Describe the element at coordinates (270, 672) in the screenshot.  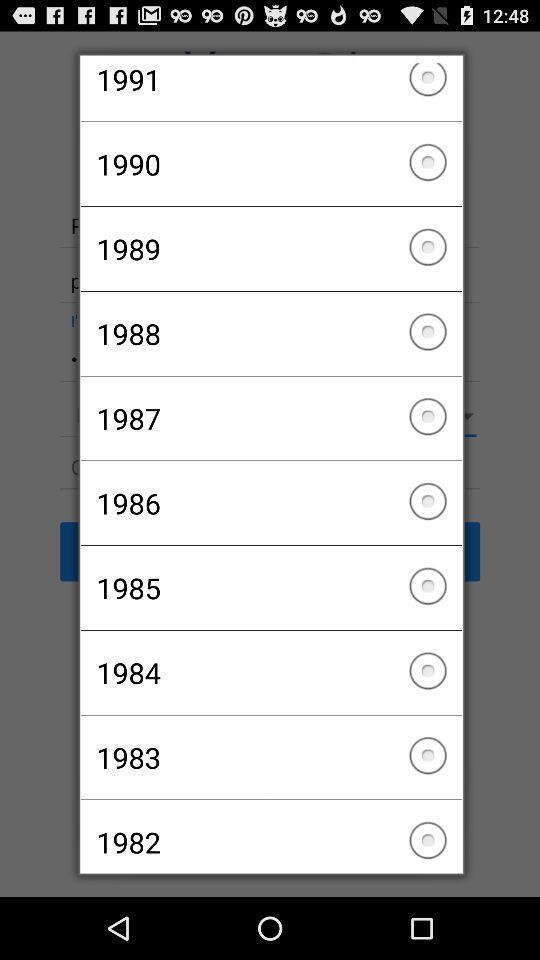
I see `the icon below the 1985 icon` at that location.